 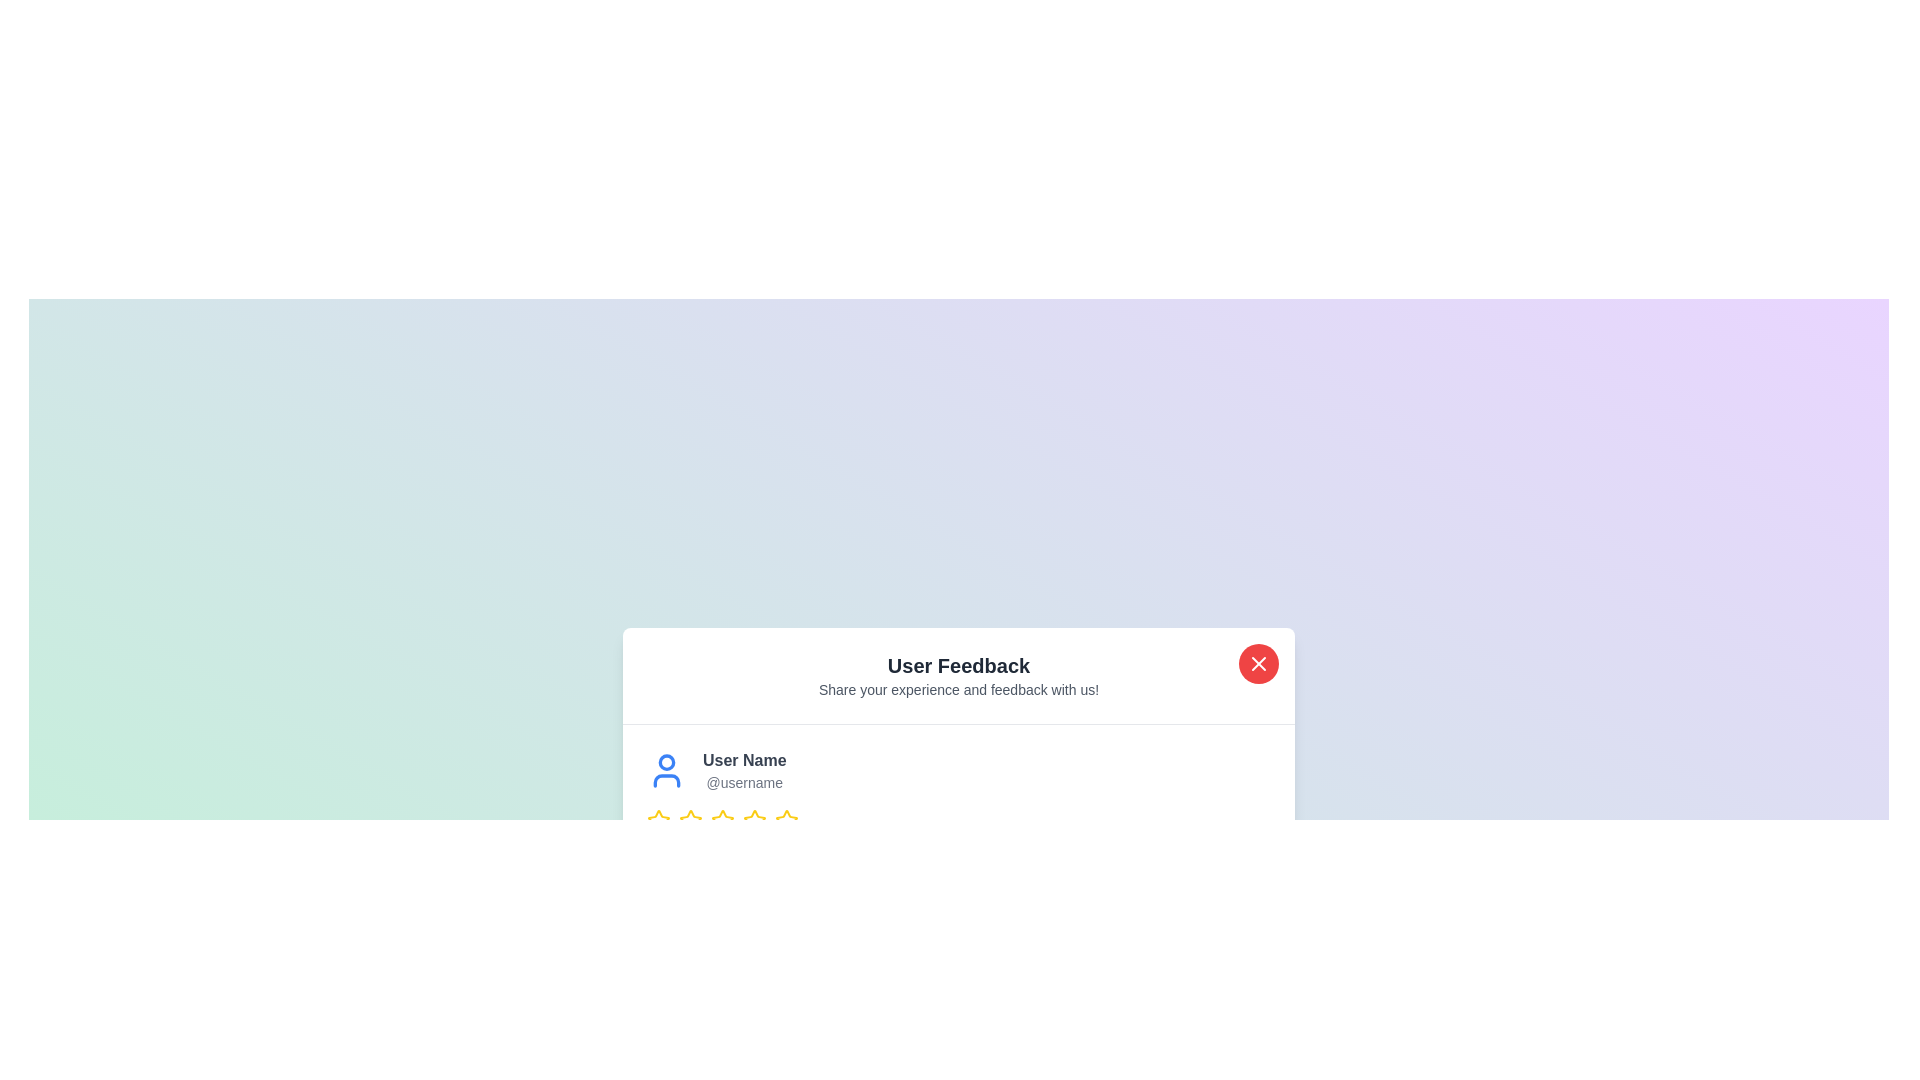 What do you see at coordinates (722, 820) in the screenshot?
I see `the fourth star icon in the sequence of five stars located below the text 'User Name' and '@username' in the central feedback dialog box` at bounding box center [722, 820].